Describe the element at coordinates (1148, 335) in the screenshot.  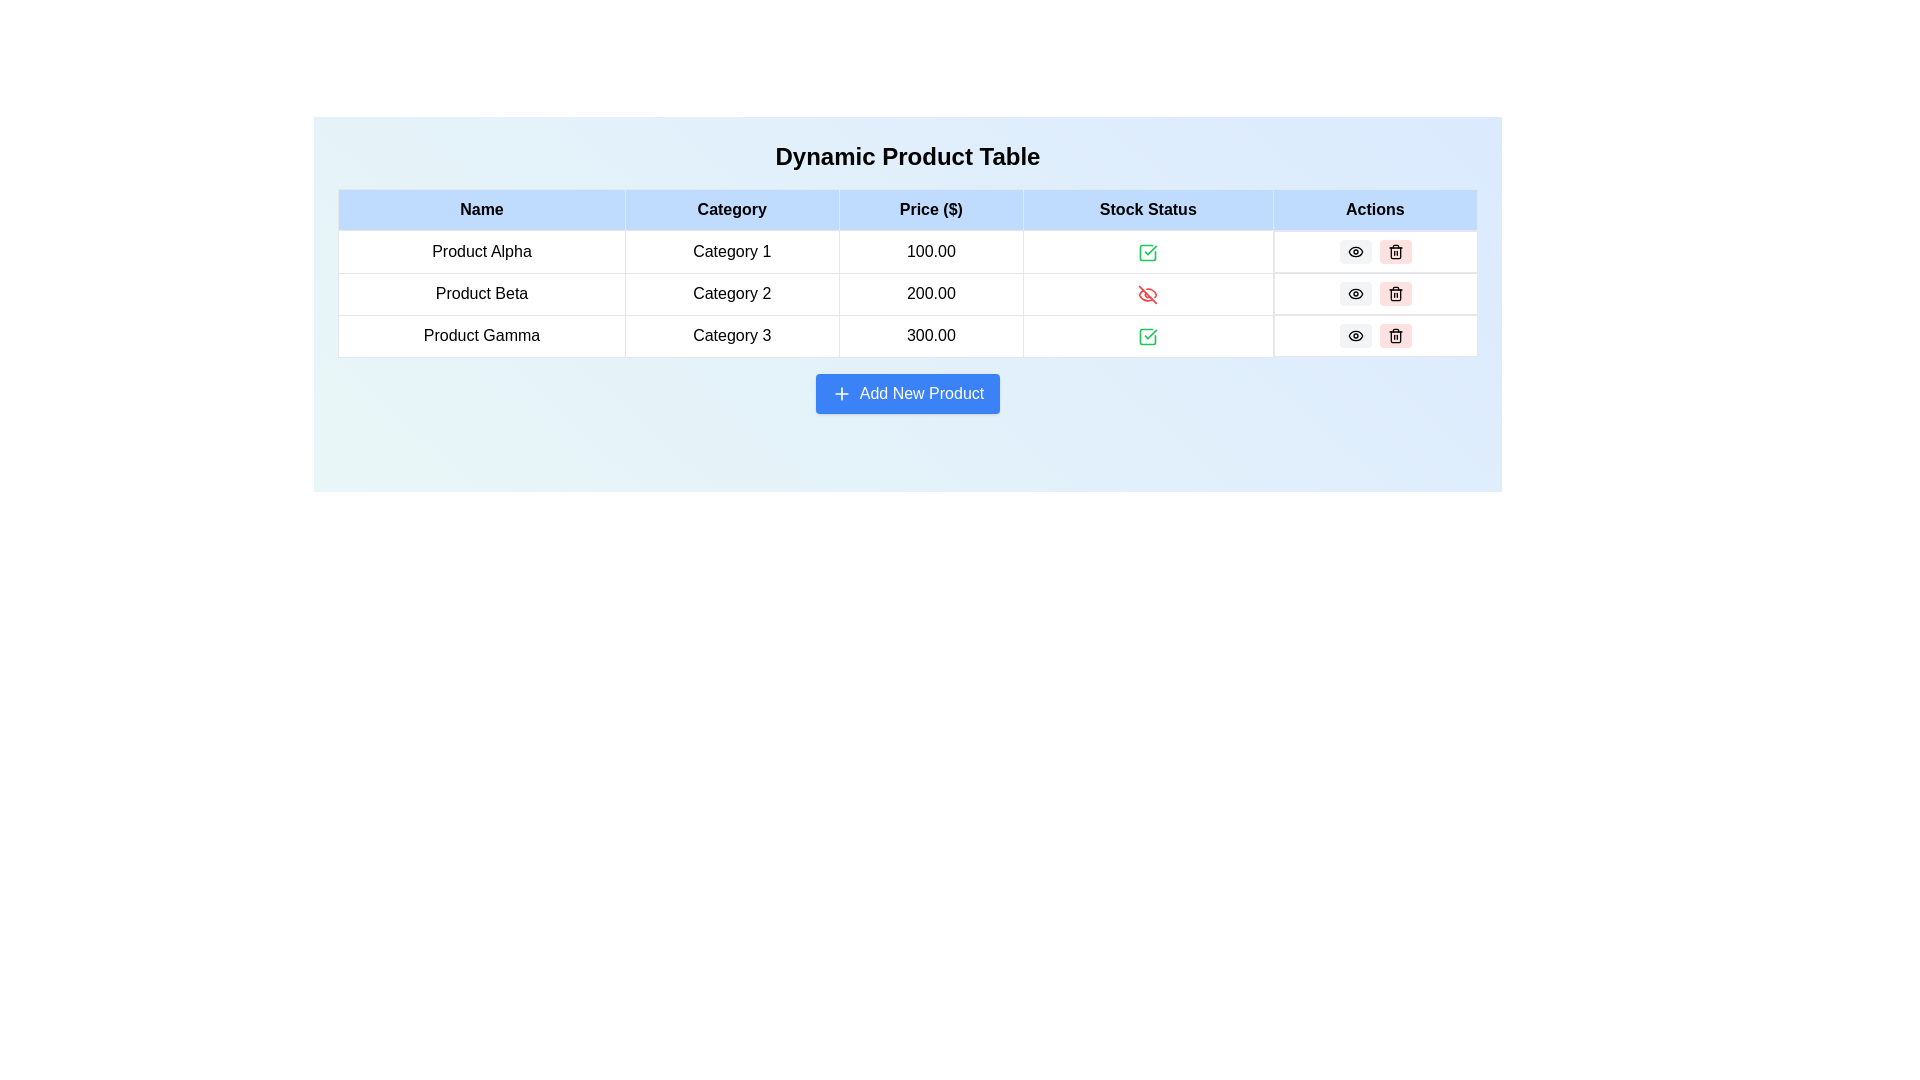
I see `the green checkmark icon inside a square located in the 'Stock Status' column of the third row of the table, which is aligned with 'Category 3' and '300.00'` at that location.